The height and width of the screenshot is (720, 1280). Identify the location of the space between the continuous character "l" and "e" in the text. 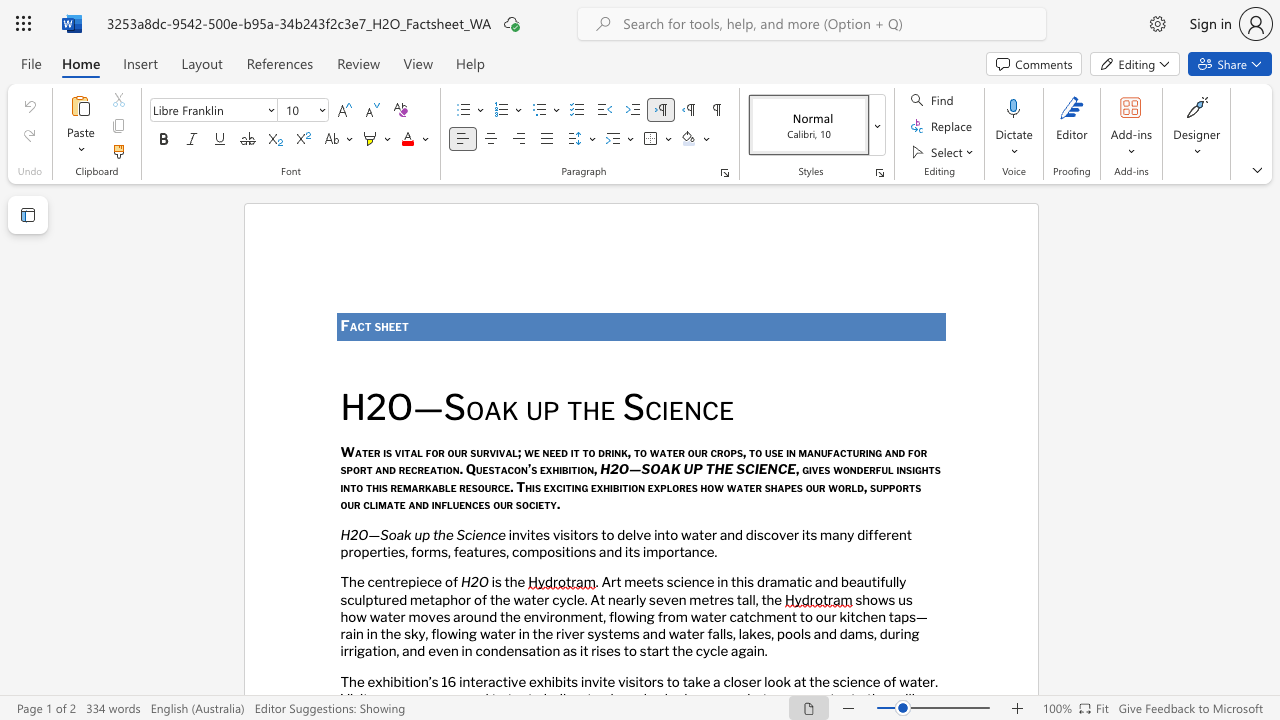
(577, 598).